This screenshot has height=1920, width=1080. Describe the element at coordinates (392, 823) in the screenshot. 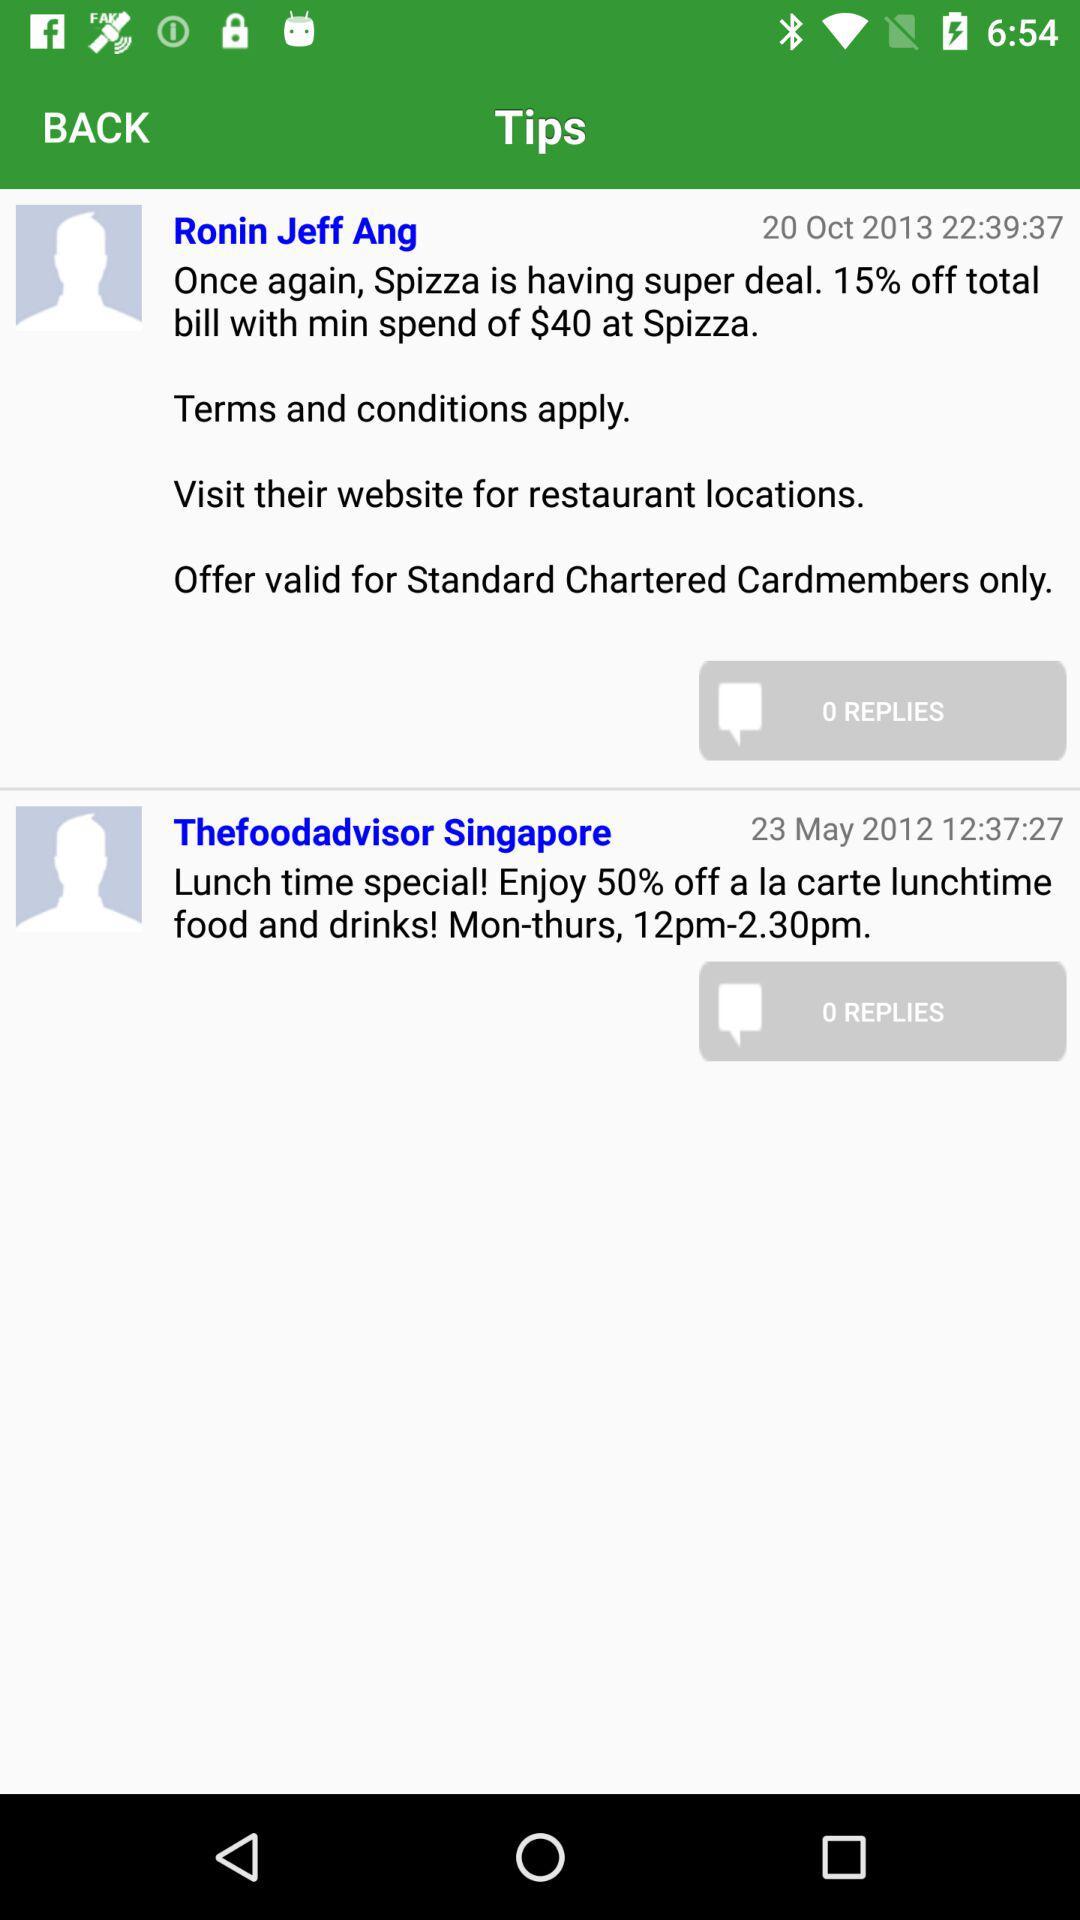

I see `the icon next to the 23 may 2012` at that location.